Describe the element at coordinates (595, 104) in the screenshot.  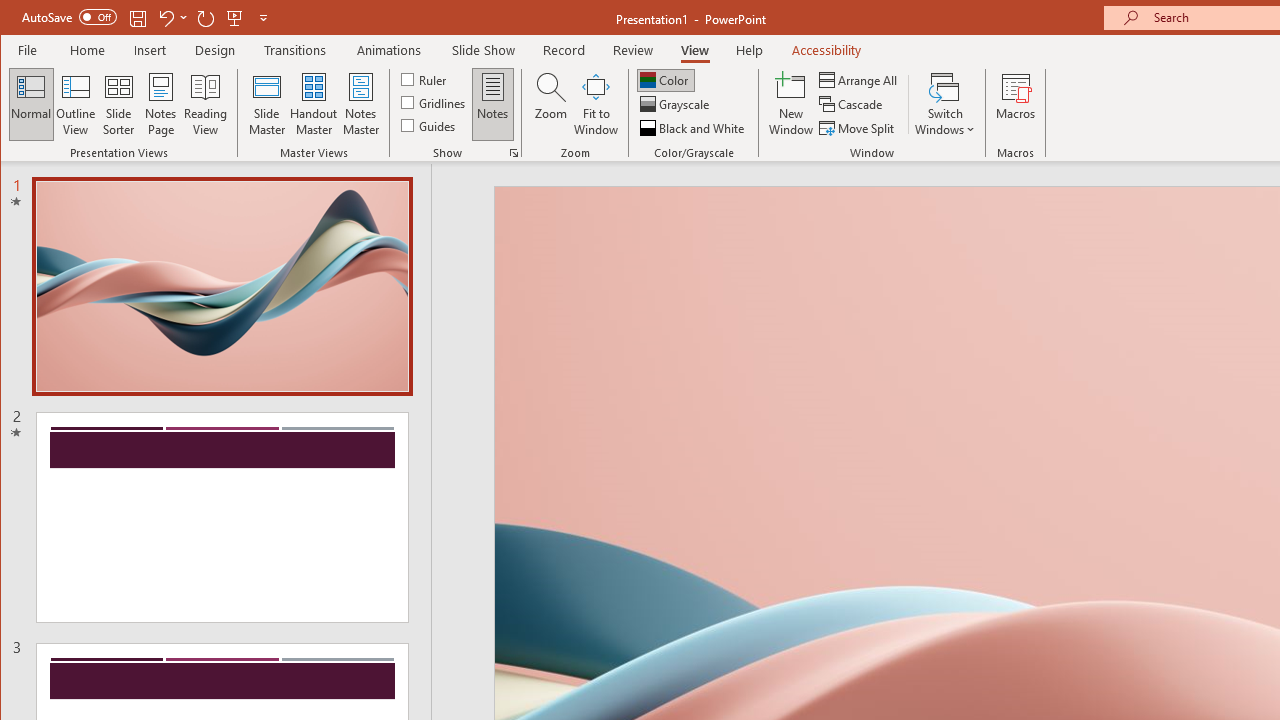
I see `'Fit to Window'` at that location.